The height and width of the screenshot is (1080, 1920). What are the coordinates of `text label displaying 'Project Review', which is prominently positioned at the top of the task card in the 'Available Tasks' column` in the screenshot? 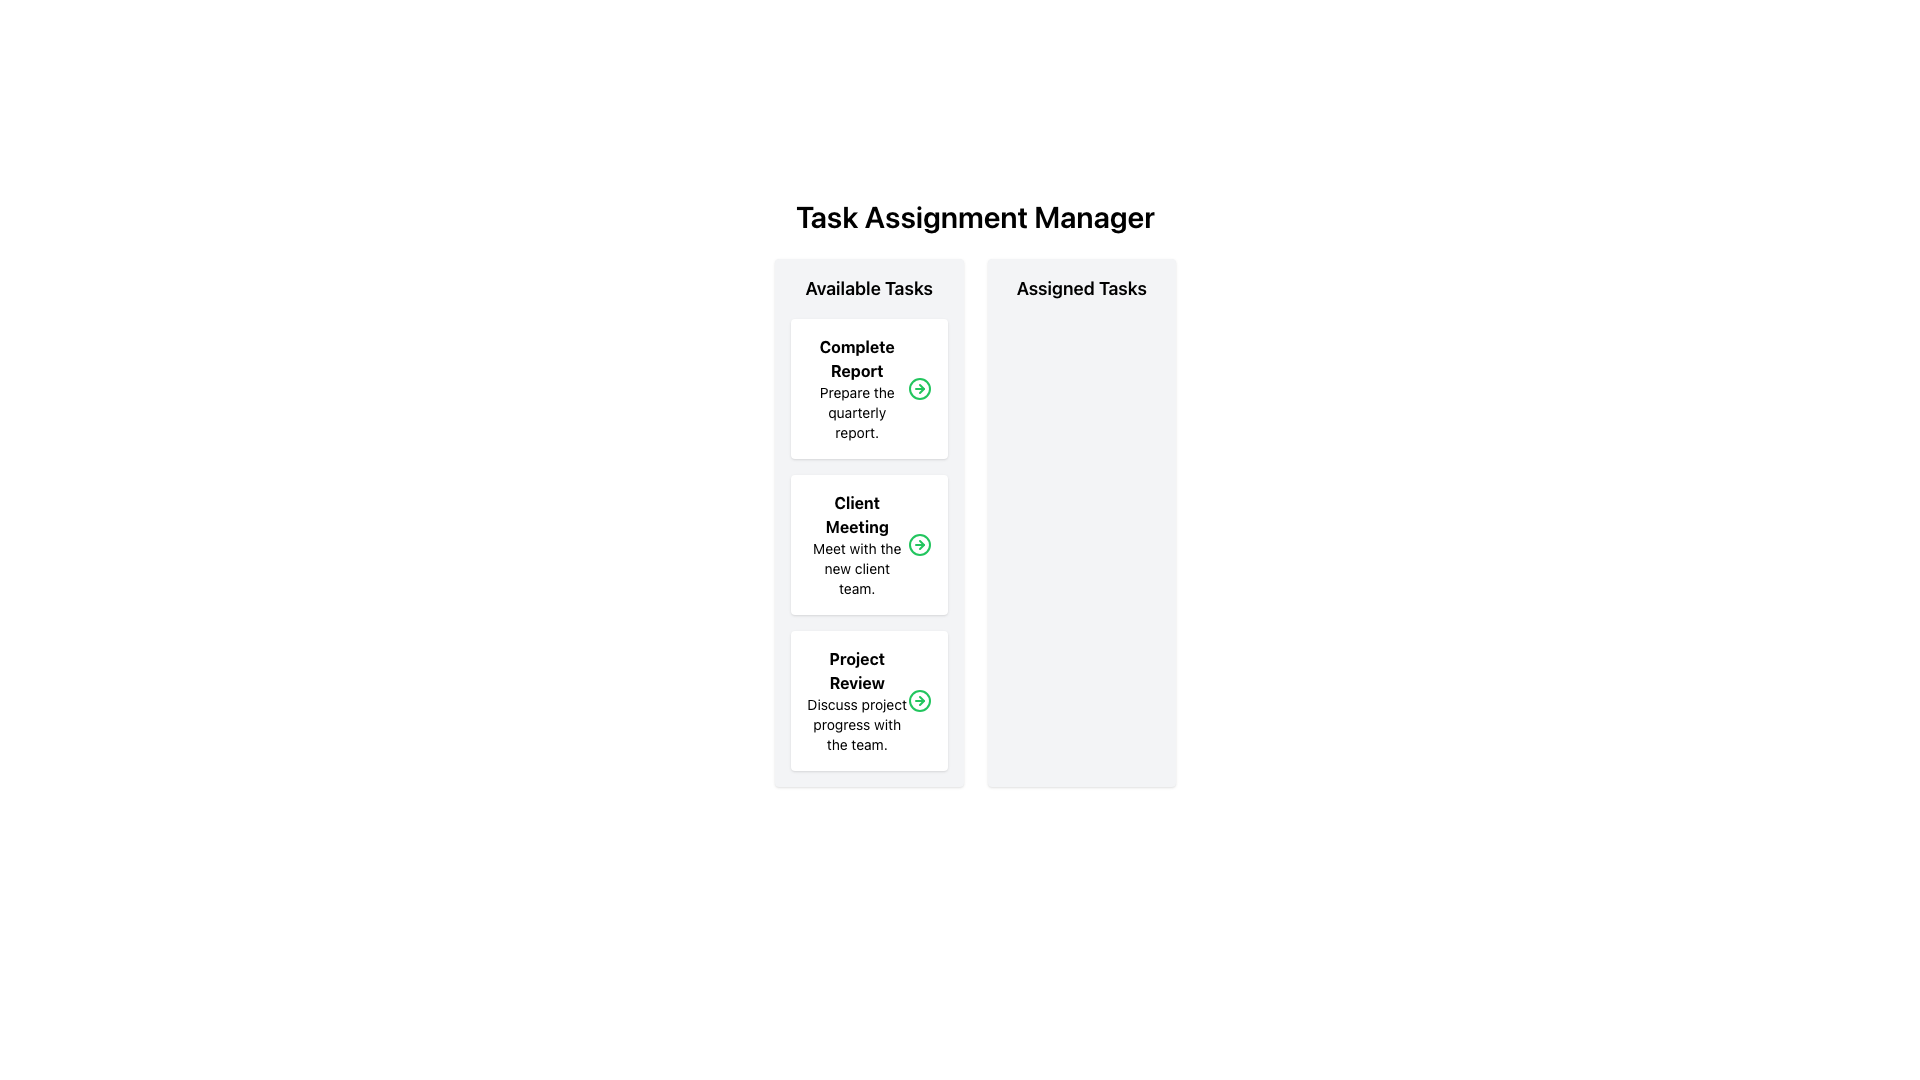 It's located at (857, 671).